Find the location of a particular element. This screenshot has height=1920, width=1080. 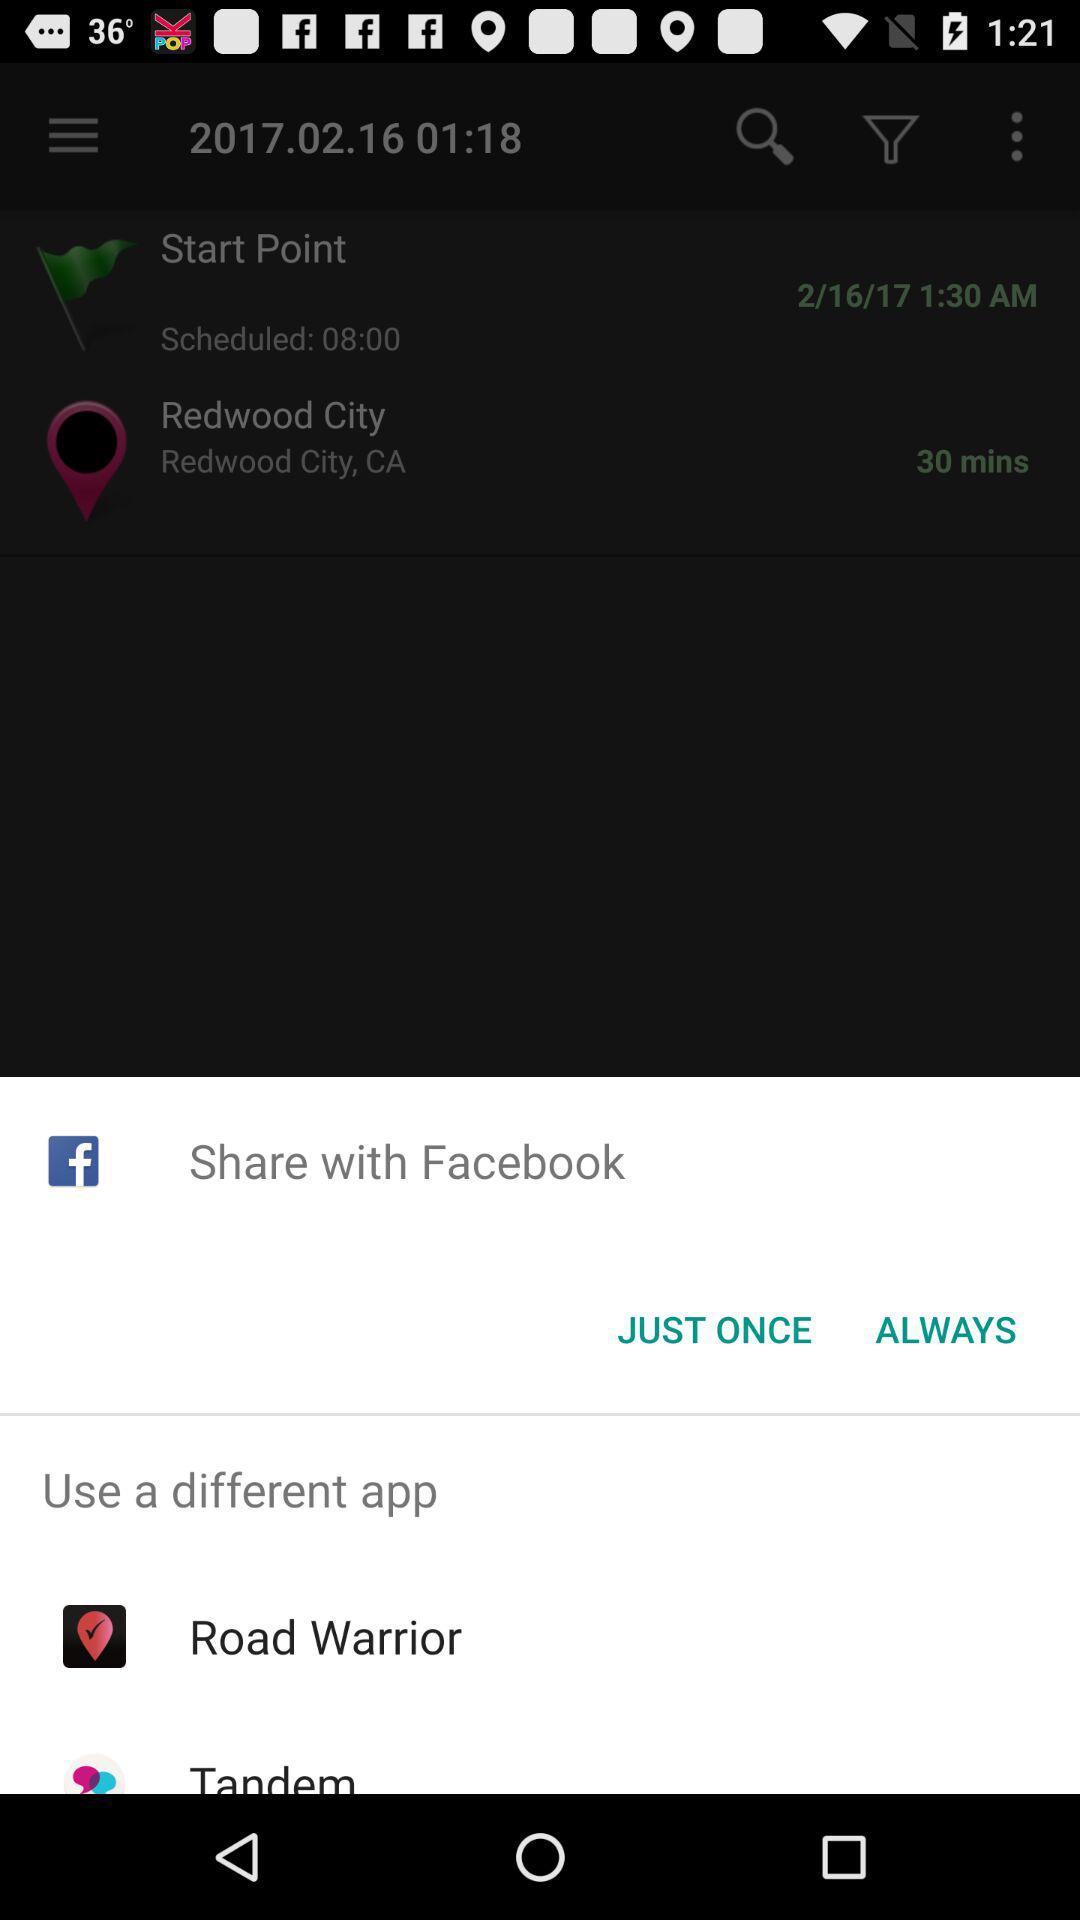

icon below the share with facebook is located at coordinates (713, 1329).